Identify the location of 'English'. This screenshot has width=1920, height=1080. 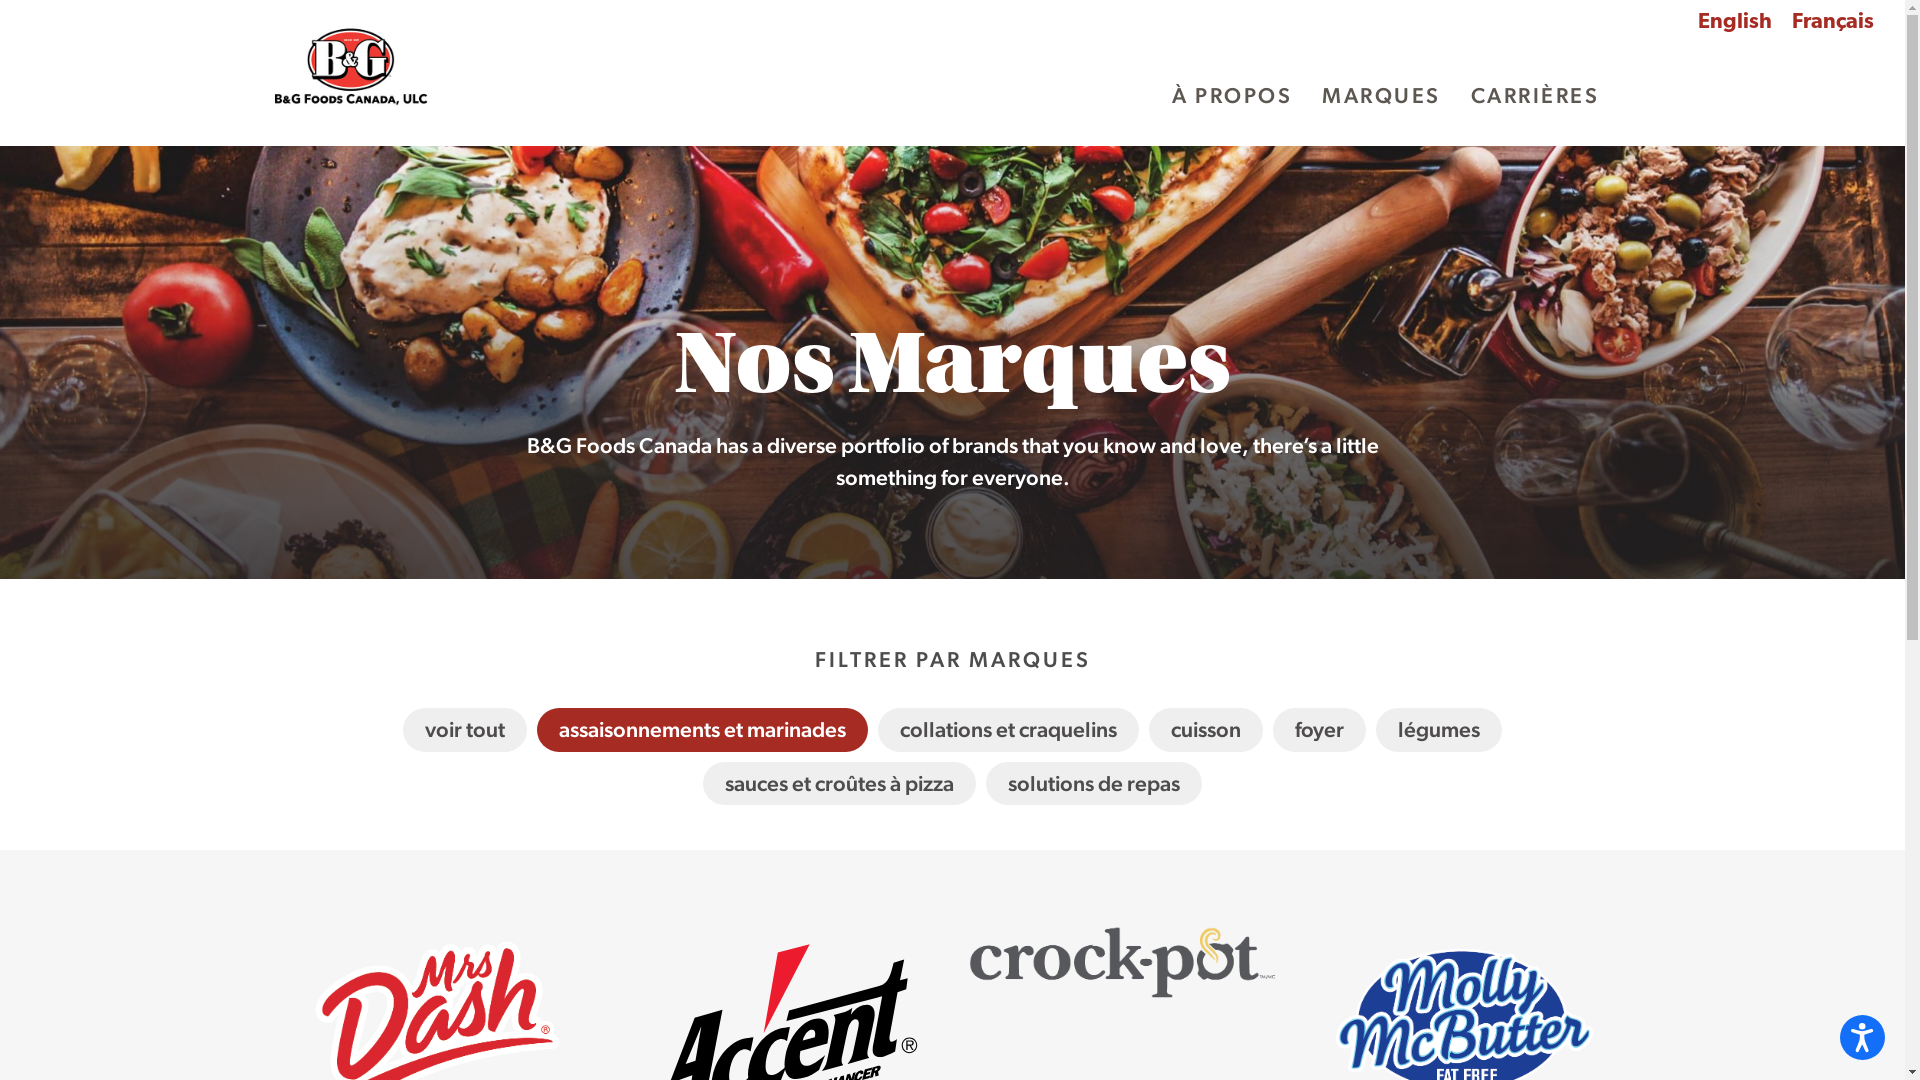
(1733, 23).